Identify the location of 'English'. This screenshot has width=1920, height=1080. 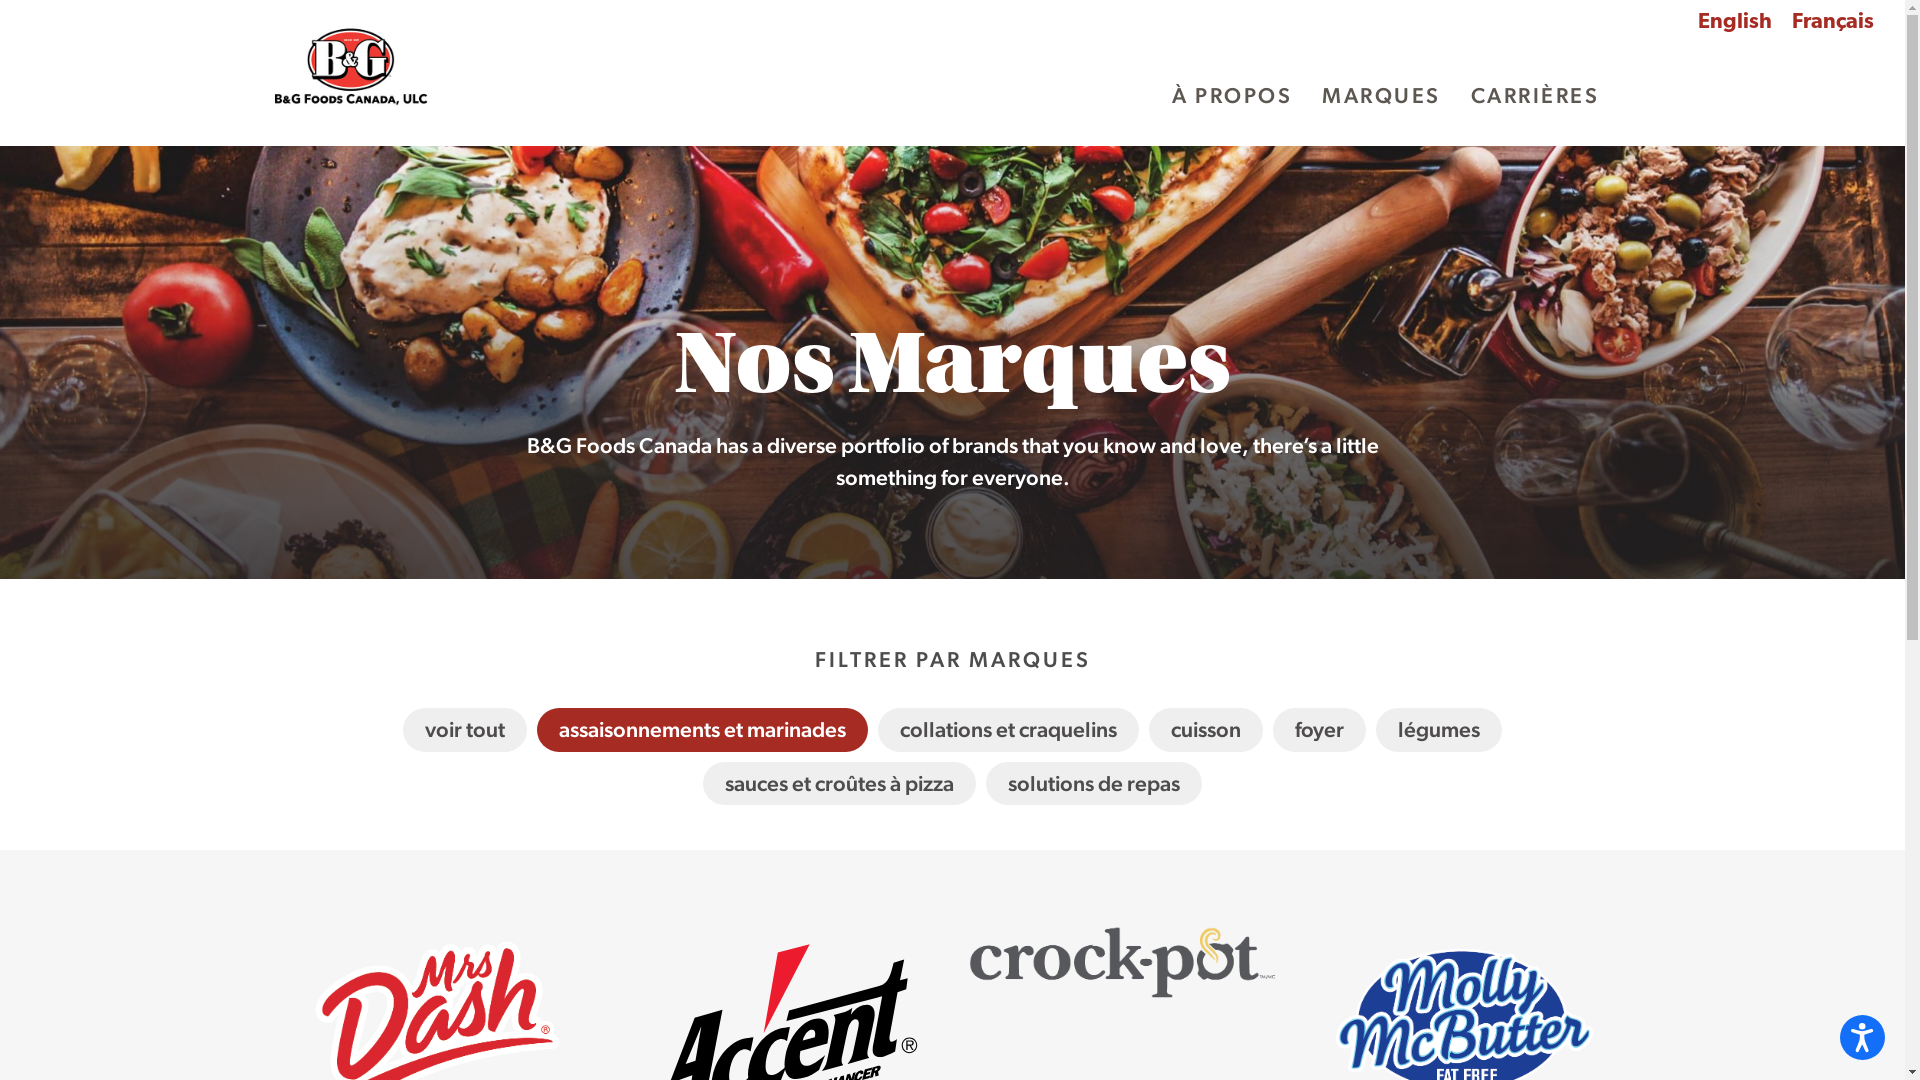
(1733, 23).